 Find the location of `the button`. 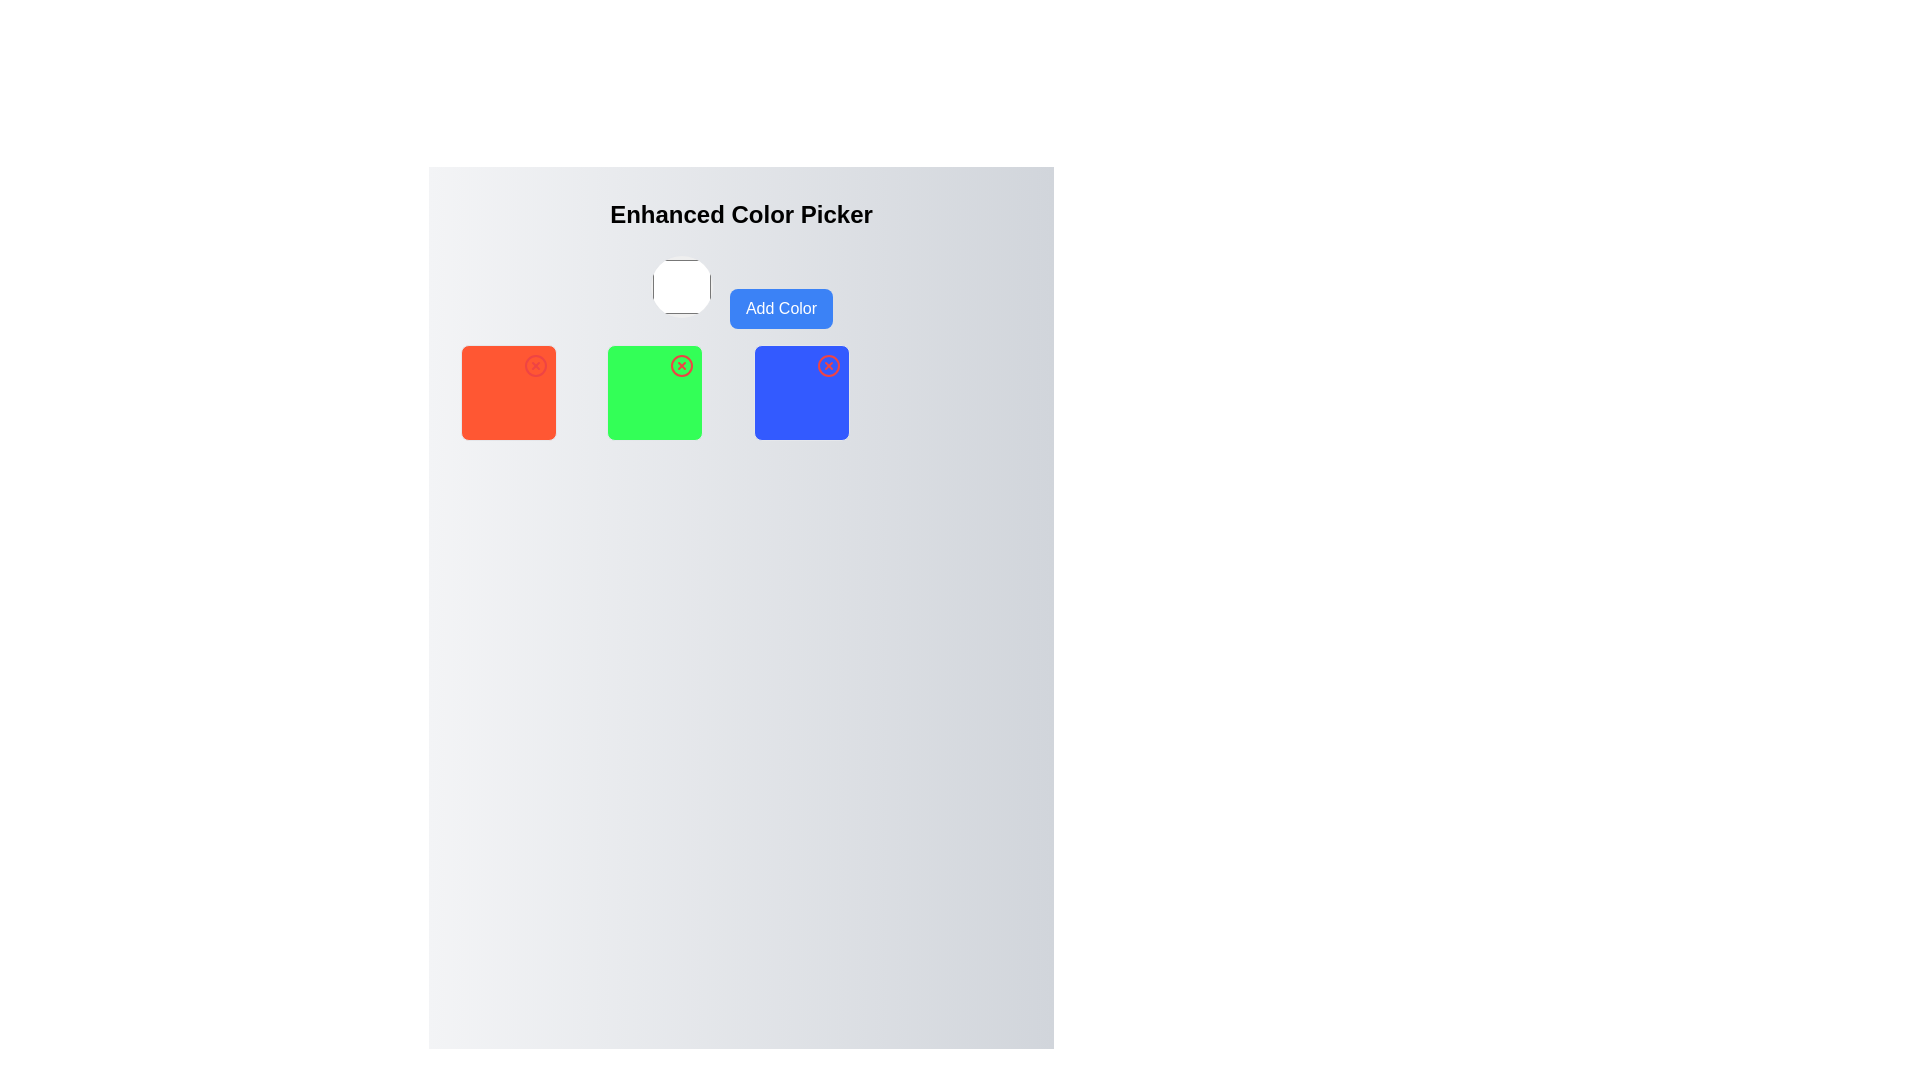

the button is located at coordinates (740, 292).